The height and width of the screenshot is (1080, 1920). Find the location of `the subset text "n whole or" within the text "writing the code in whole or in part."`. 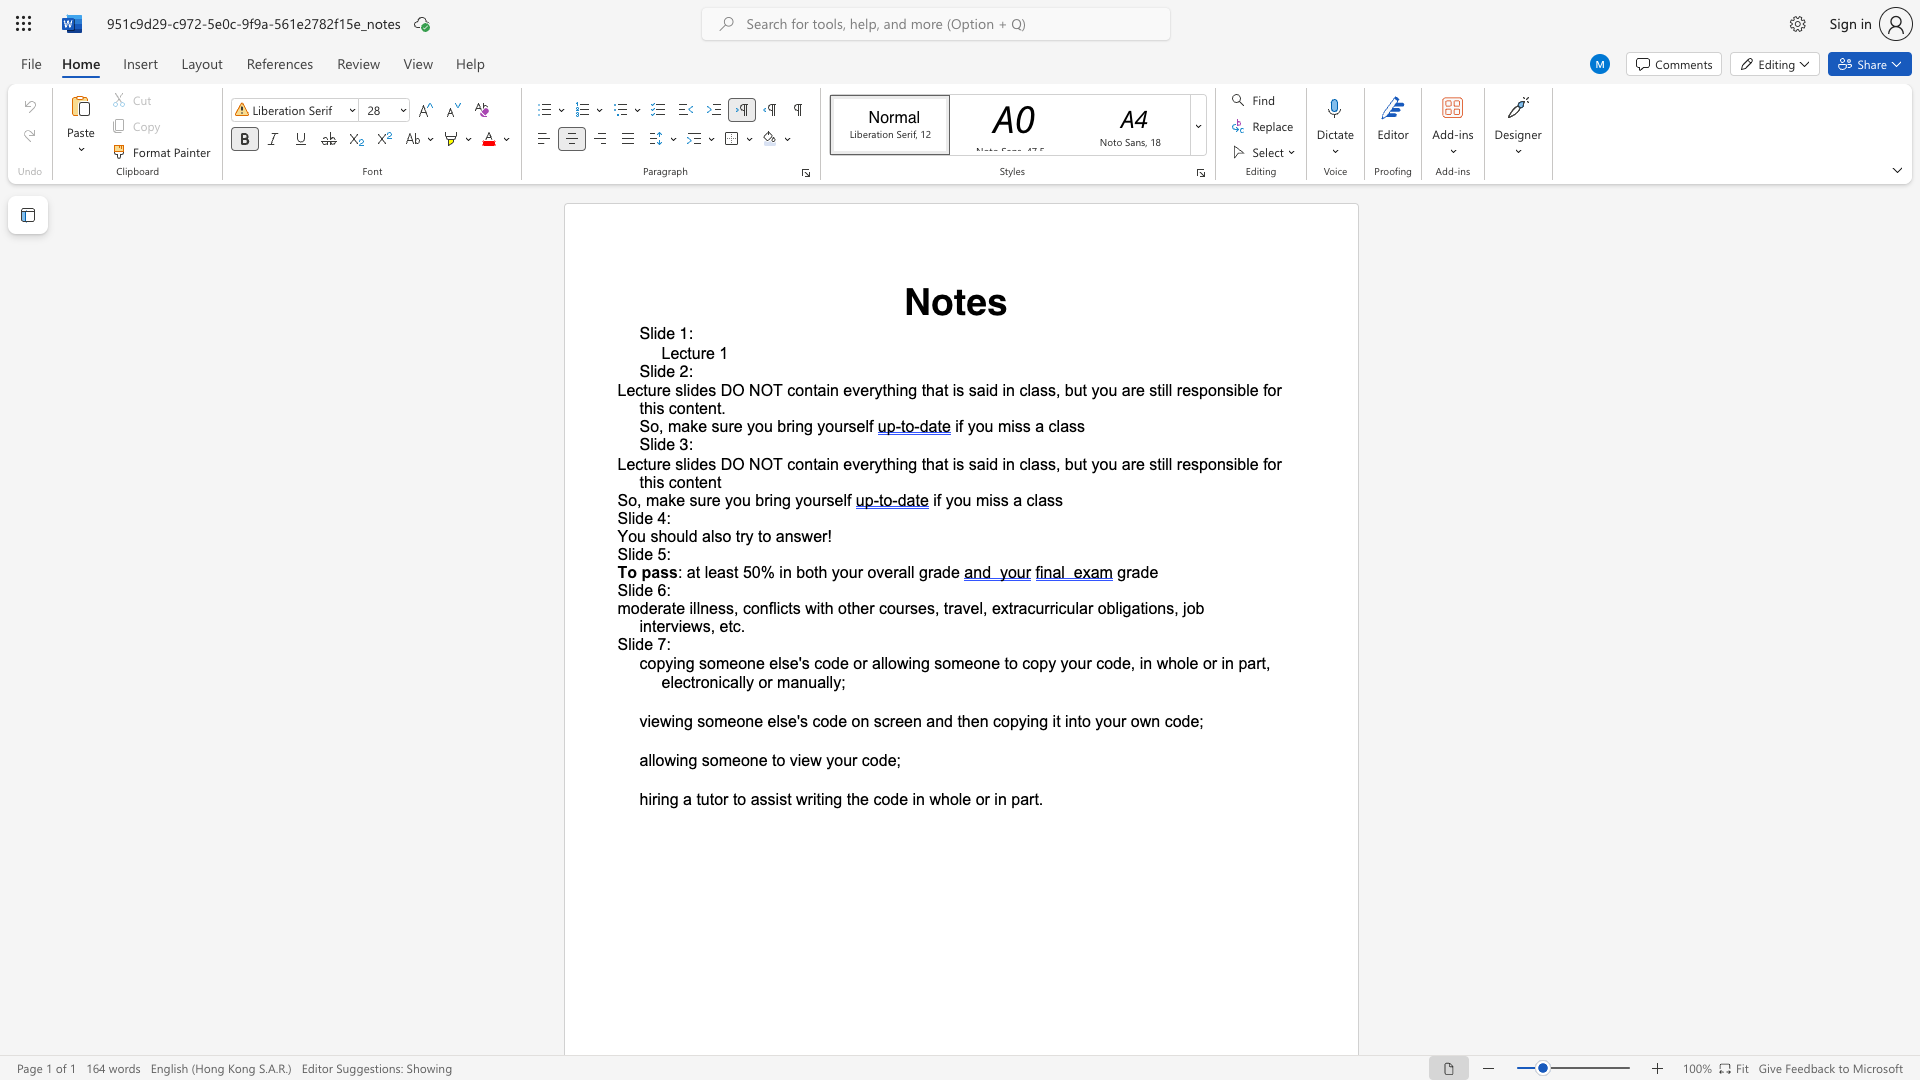

the subset text "n whole or" within the text "writing the code in whole or in part." is located at coordinates (915, 798).